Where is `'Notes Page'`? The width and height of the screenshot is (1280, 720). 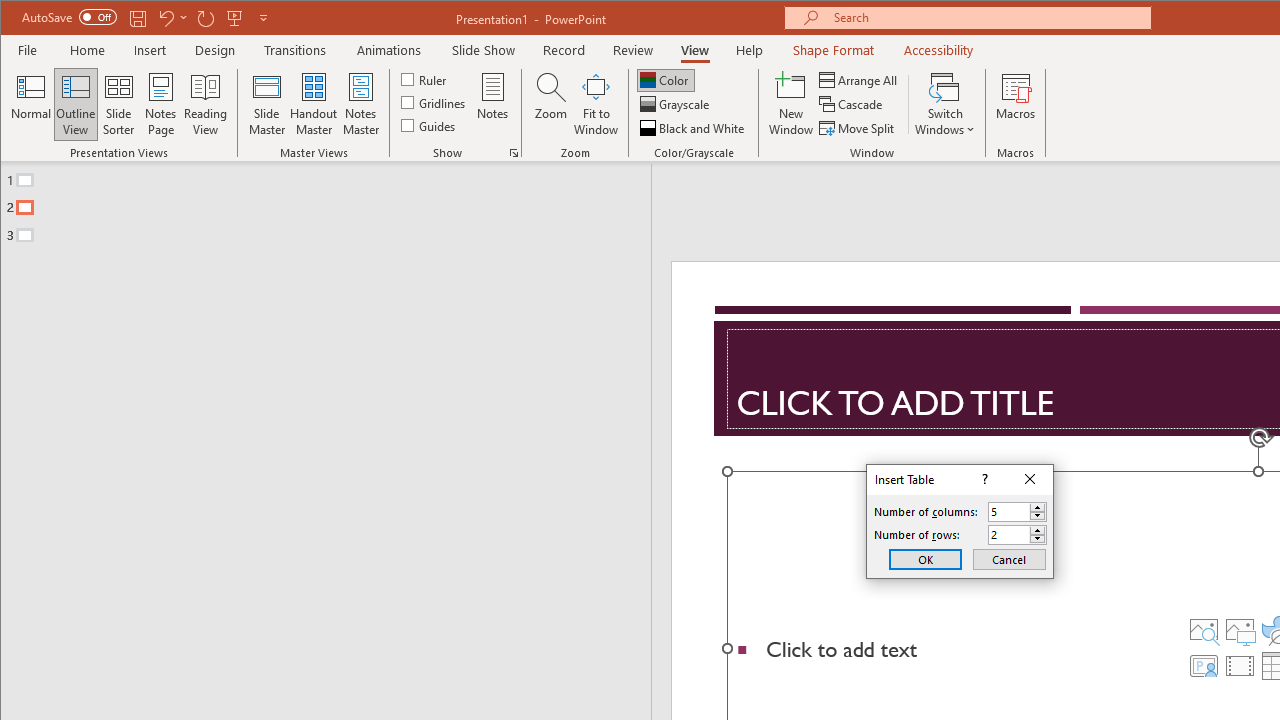
'Notes Page' is located at coordinates (160, 104).